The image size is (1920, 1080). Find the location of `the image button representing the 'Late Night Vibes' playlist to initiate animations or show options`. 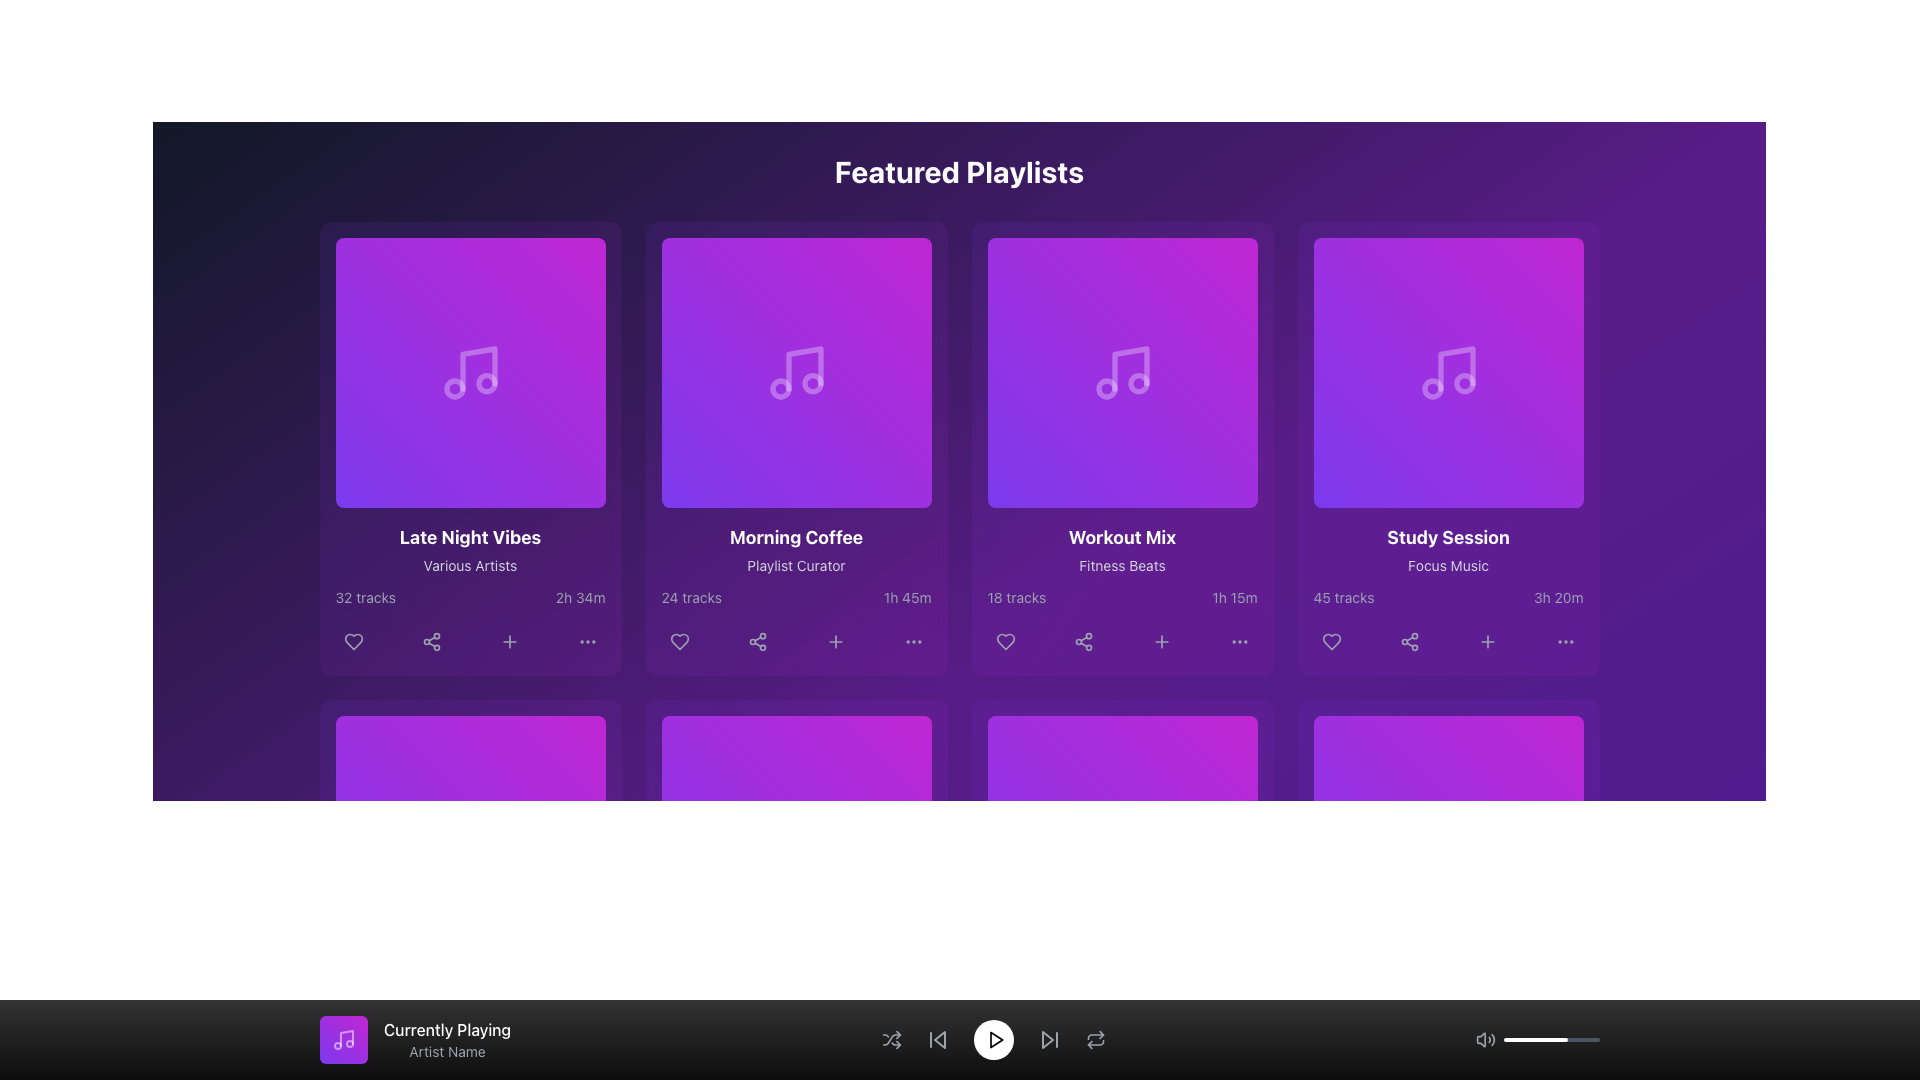

the image button representing the 'Late Night Vibes' playlist to initiate animations or show options is located at coordinates (469, 373).